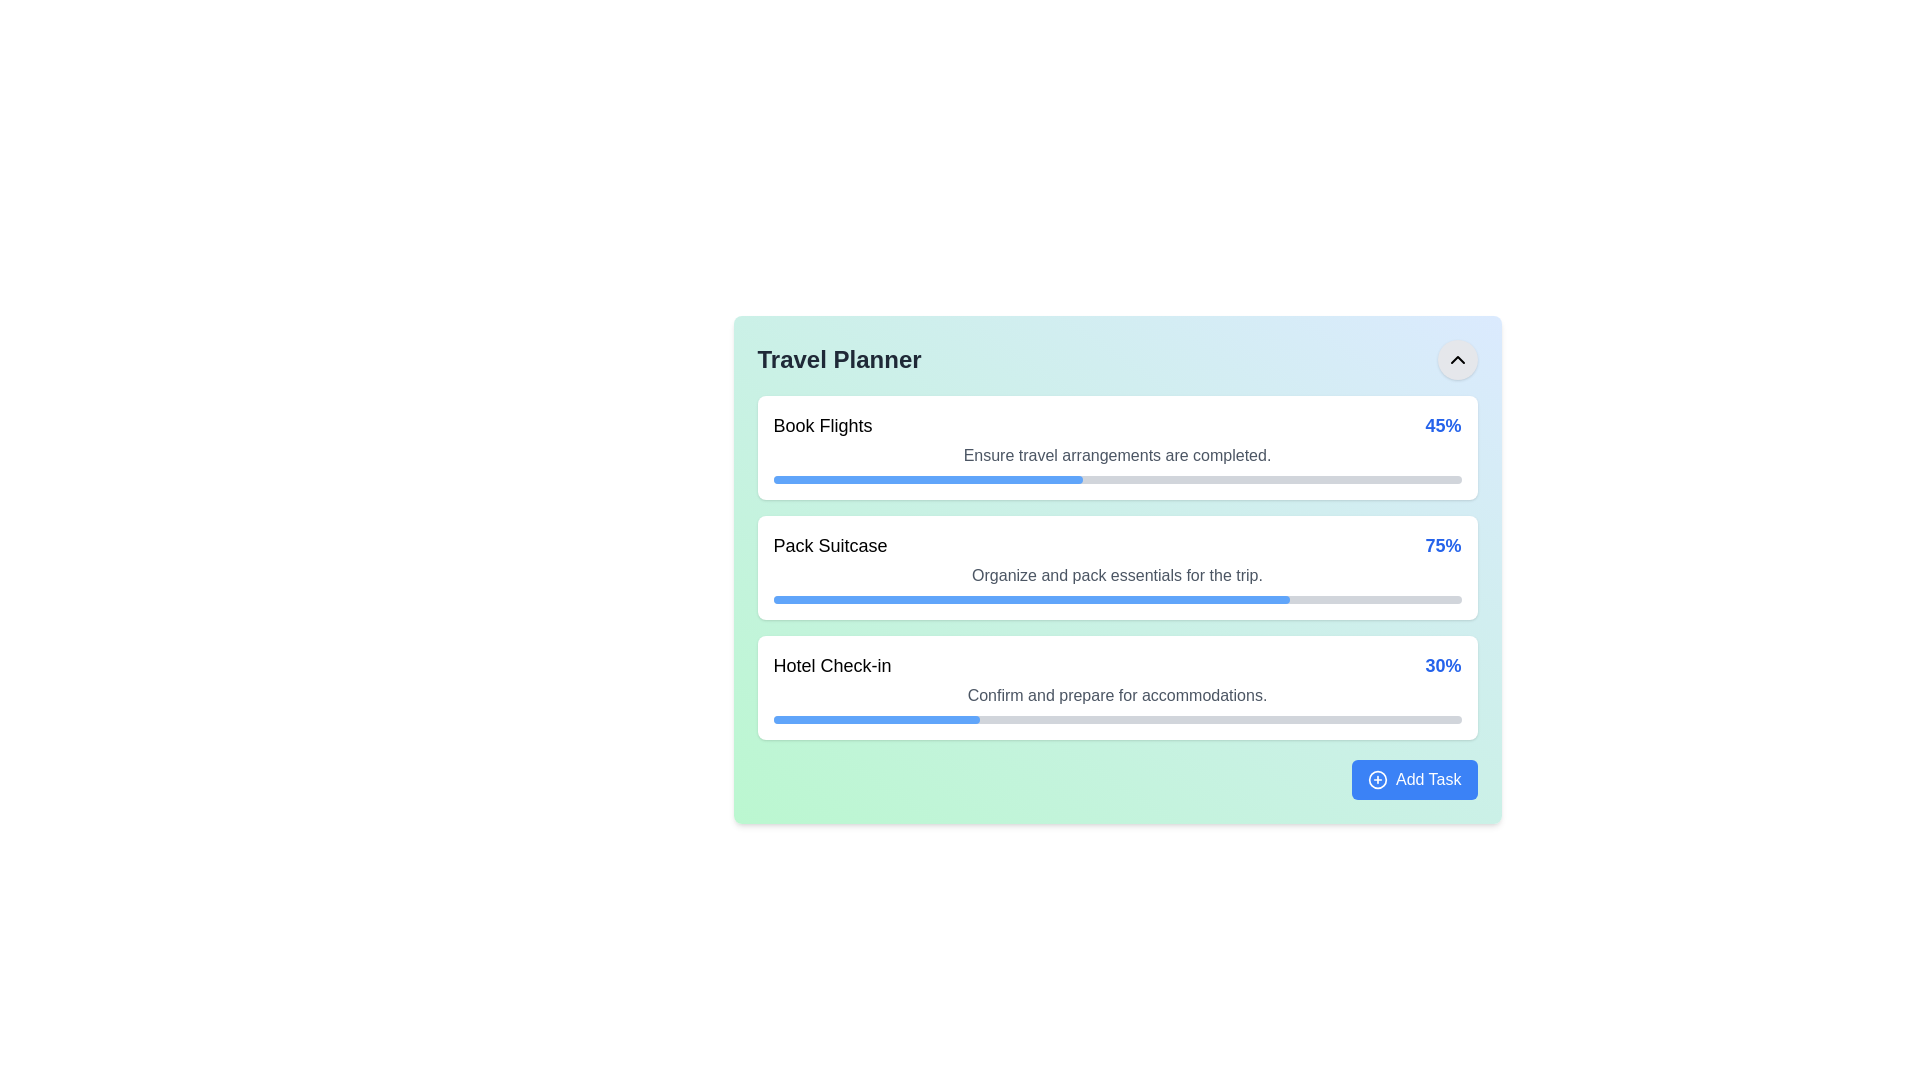 The width and height of the screenshot is (1920, 1080). I want to click on the text label displaying 'Organize and pack essentials for the trip.' located within the 'Pack Suitcase' task group, positioned directly below the main title, so click(1116, 575).